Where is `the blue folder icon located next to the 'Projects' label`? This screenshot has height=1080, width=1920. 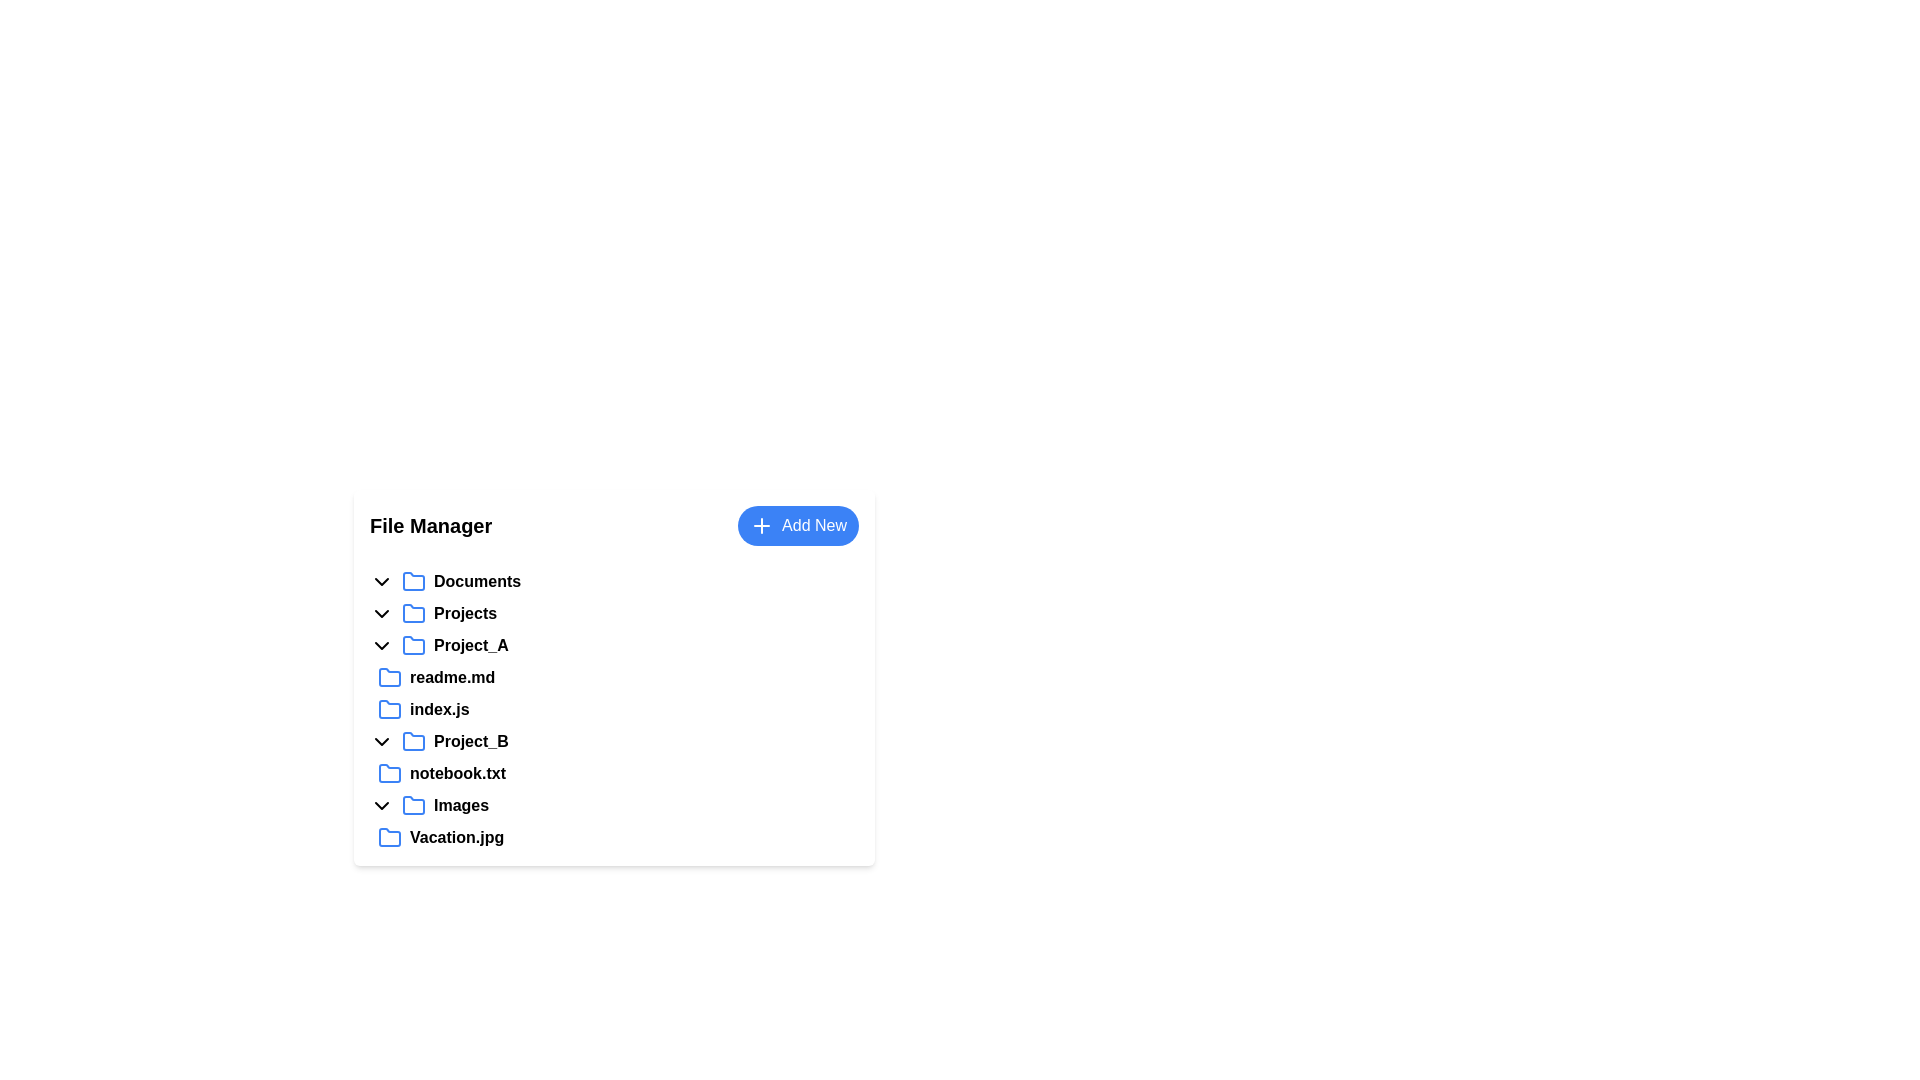 the blue folder icon located next to the 'Projects' label is located at coordinates (412, 612).